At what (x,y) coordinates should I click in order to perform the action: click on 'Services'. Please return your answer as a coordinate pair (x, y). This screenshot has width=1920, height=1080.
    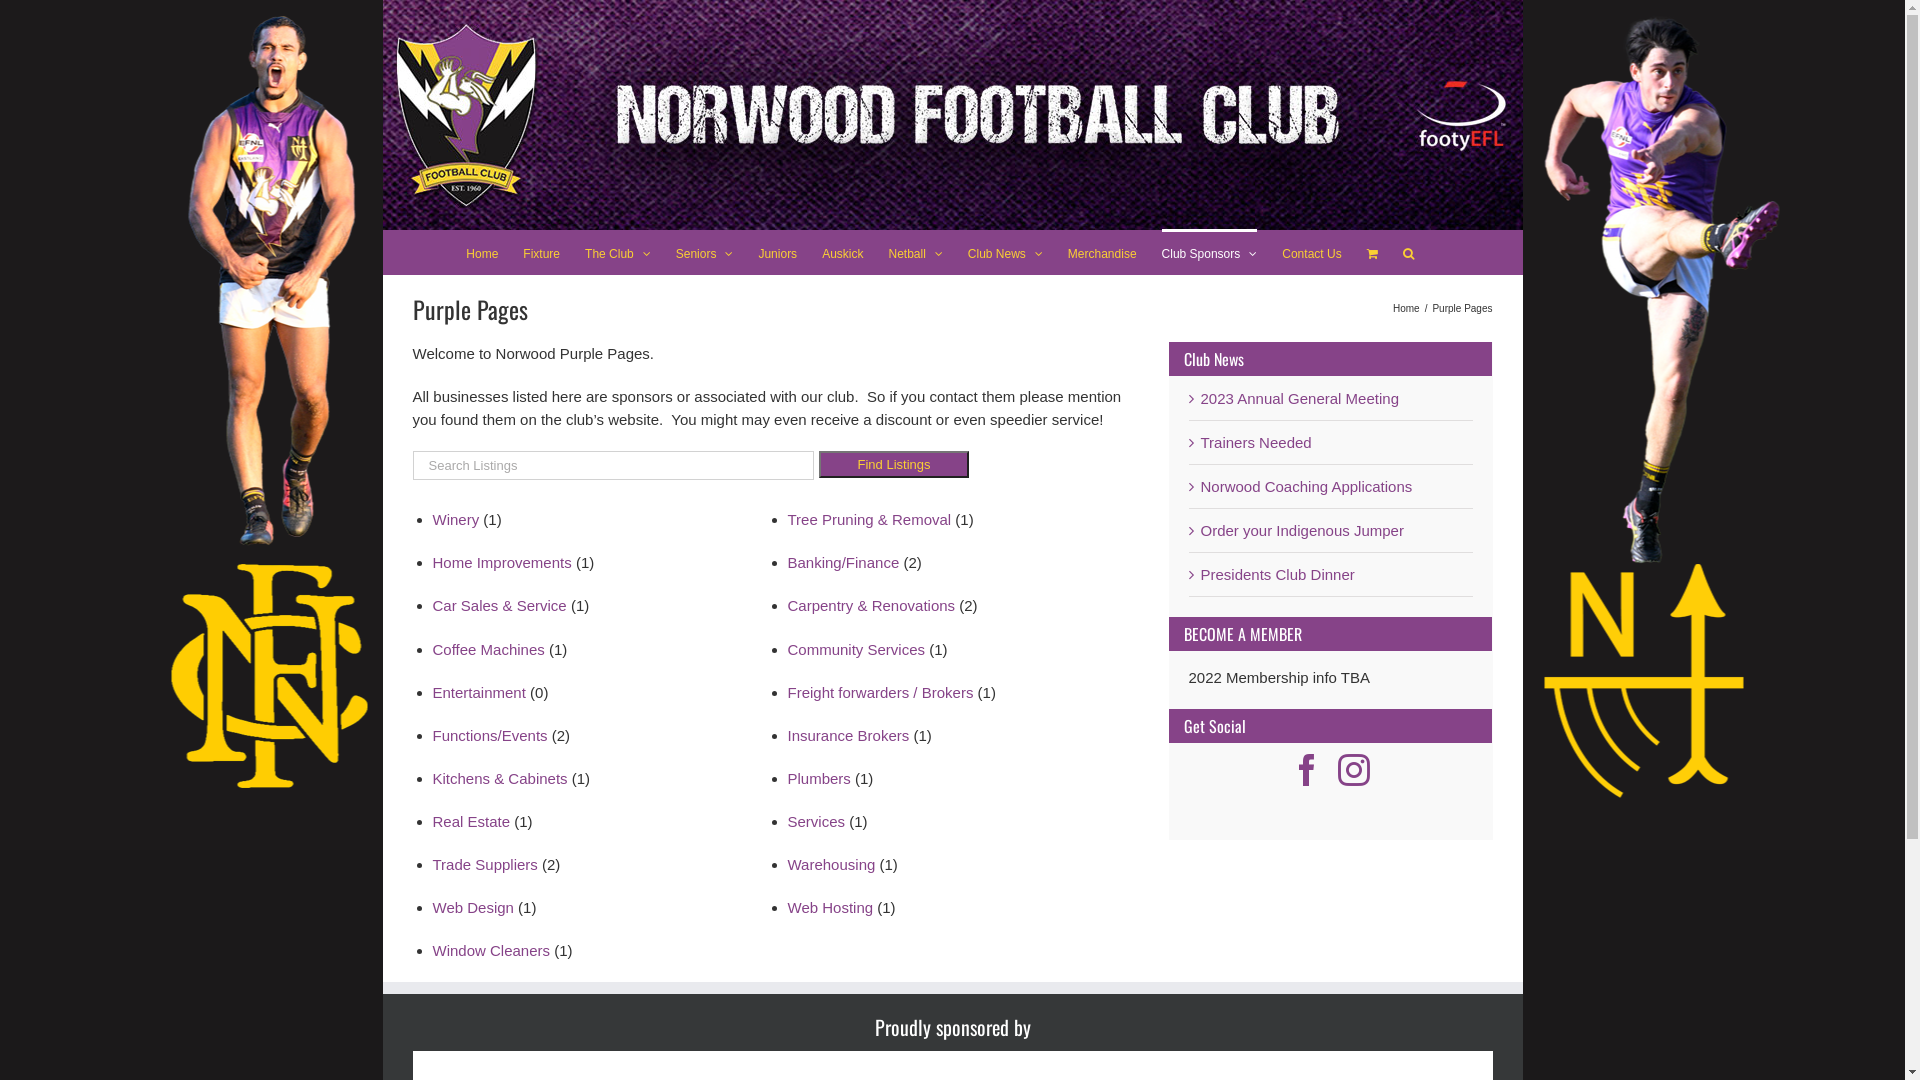
    Looking at the image, I should click on (816, 821).